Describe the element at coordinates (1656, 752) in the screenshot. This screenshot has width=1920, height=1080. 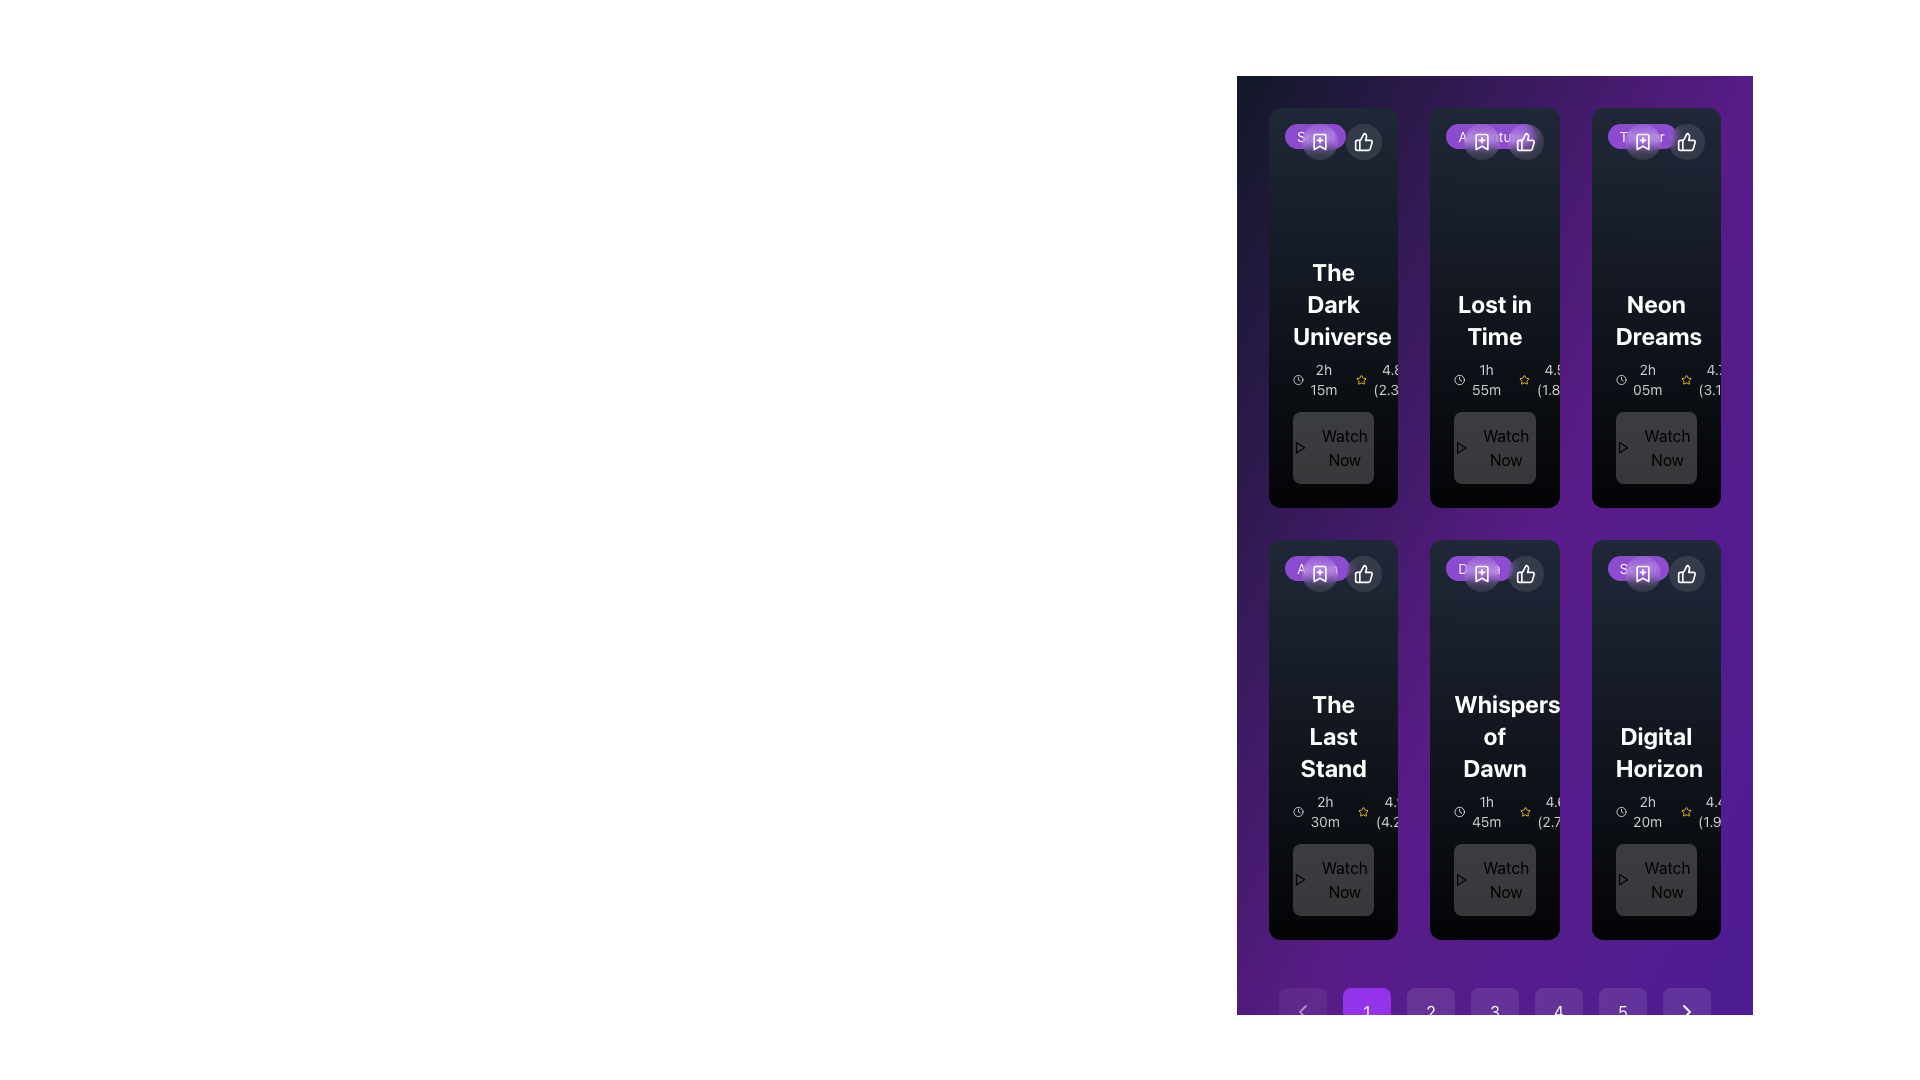
I see `the text label displaying the title of the featured content item, located in the last column of the second row in a grid layout` at that location.